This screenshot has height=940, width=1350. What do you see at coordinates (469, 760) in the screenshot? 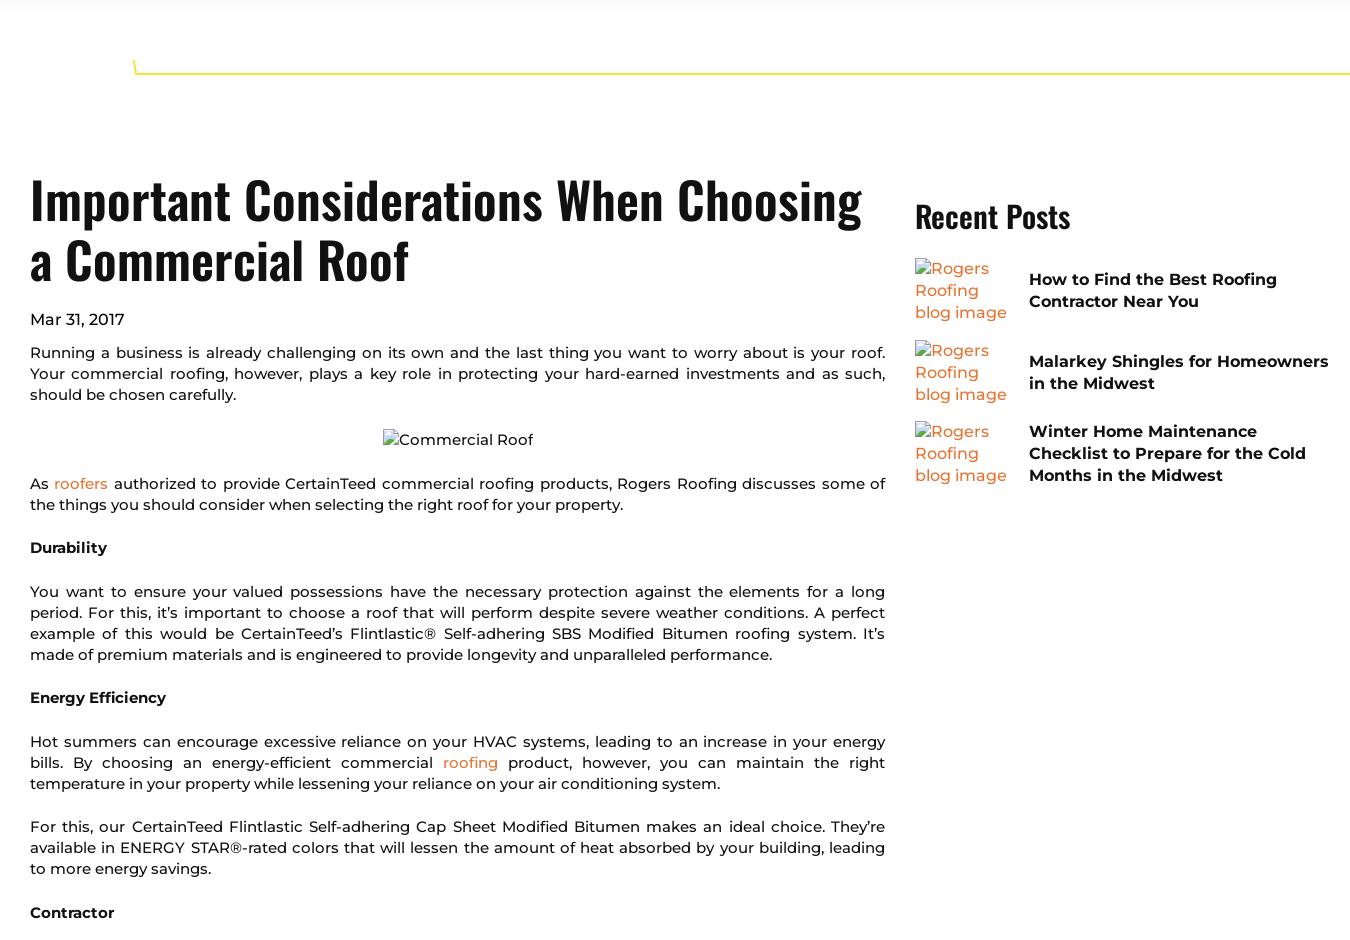
I see `'roofing'` at bounding box center [469, 760].